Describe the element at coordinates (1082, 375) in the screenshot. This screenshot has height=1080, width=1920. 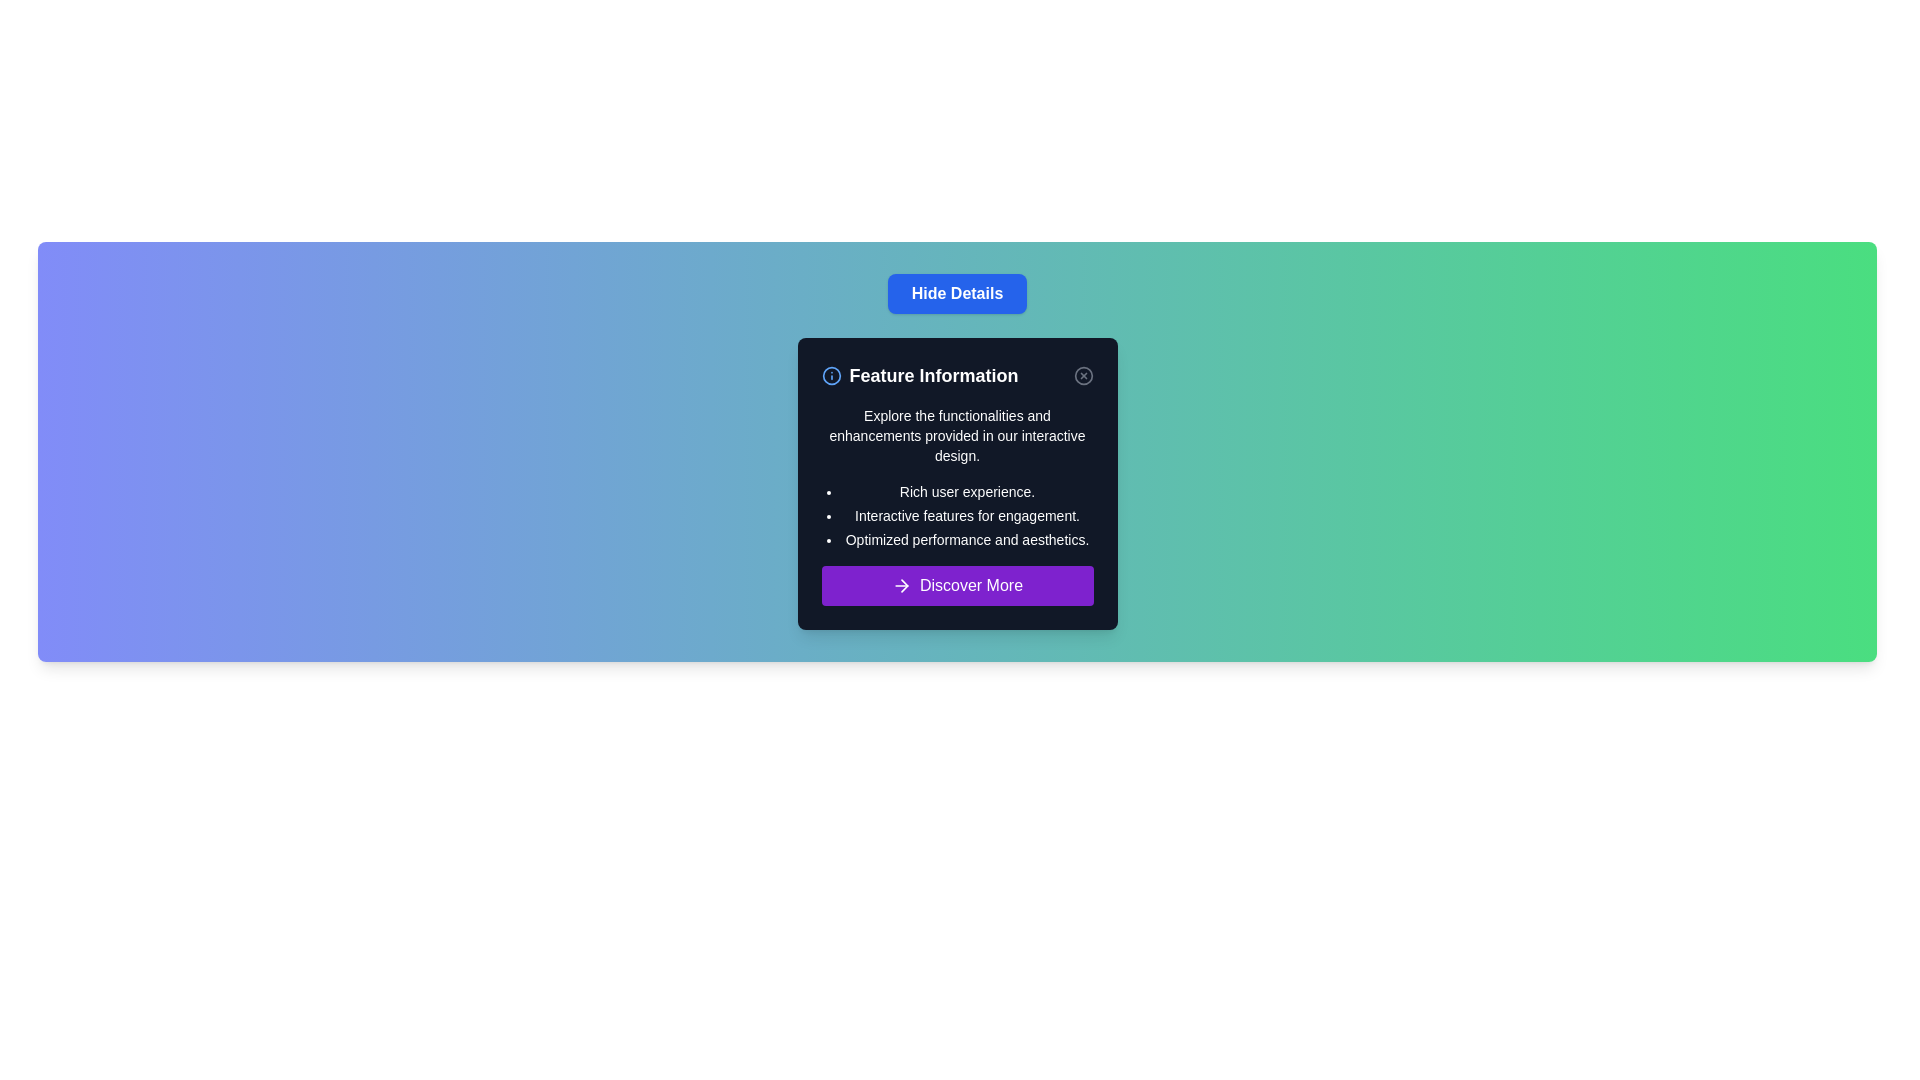
I see `the close button located at the top-right corner of the 'Feature Information' card` at that location.